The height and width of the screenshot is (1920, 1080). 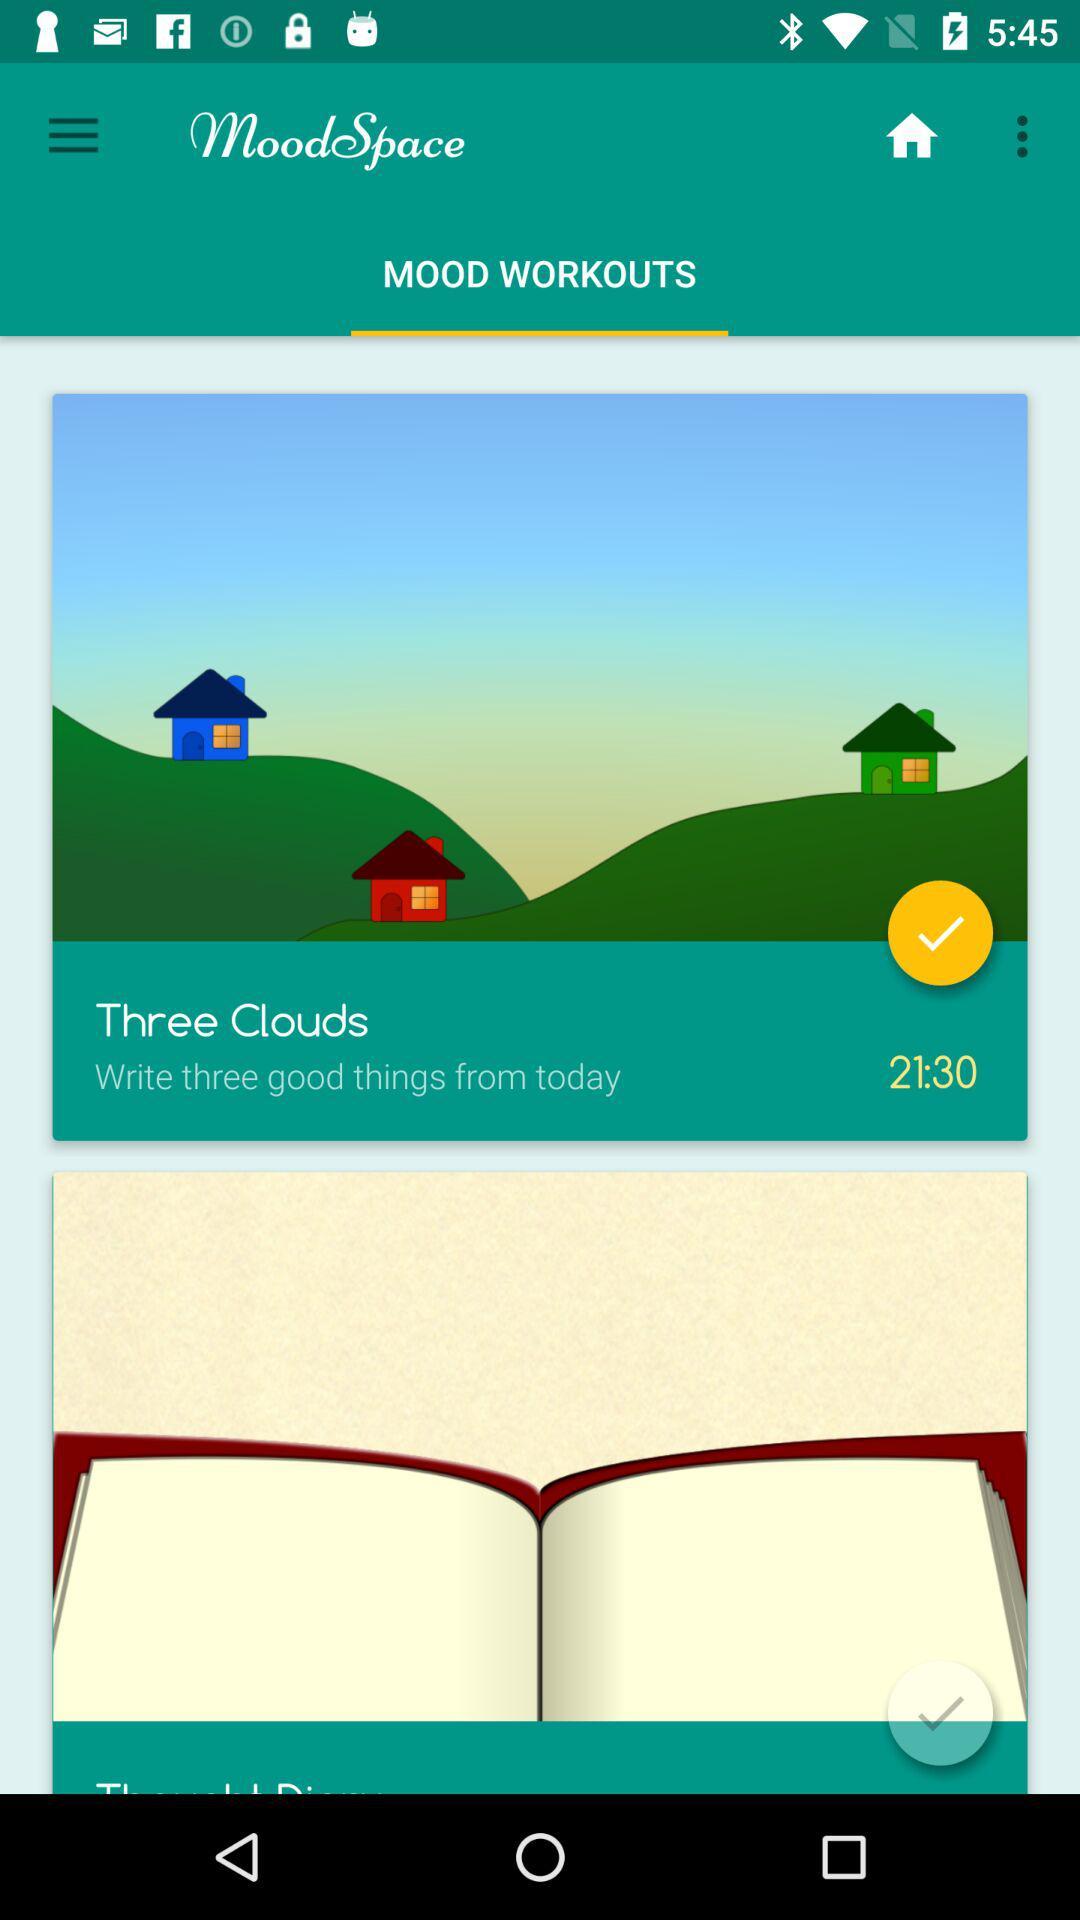 What do you see at coordinates (940, 931) in the screenshot?
I see `place to select check mark for something` at bounding box center [940, 931].